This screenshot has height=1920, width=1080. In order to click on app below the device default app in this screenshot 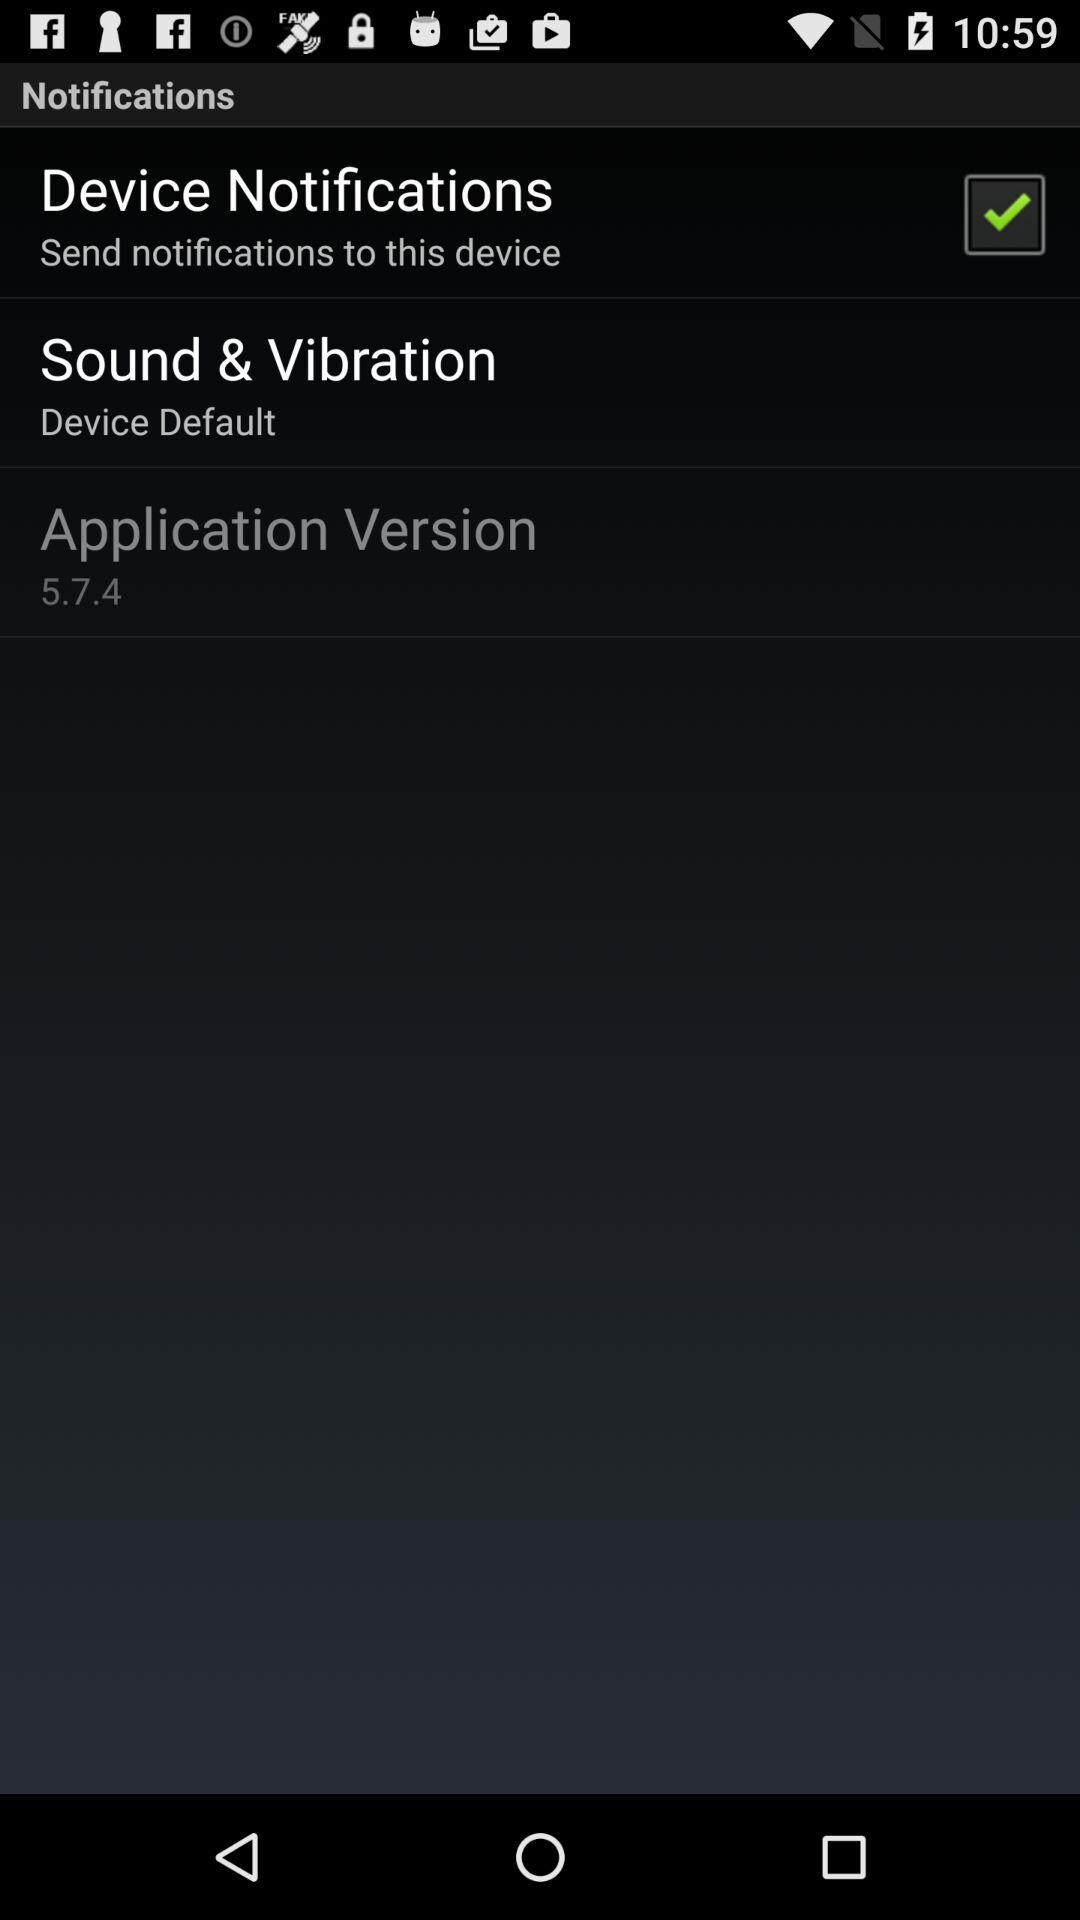, I will do `click(288, 526)`.